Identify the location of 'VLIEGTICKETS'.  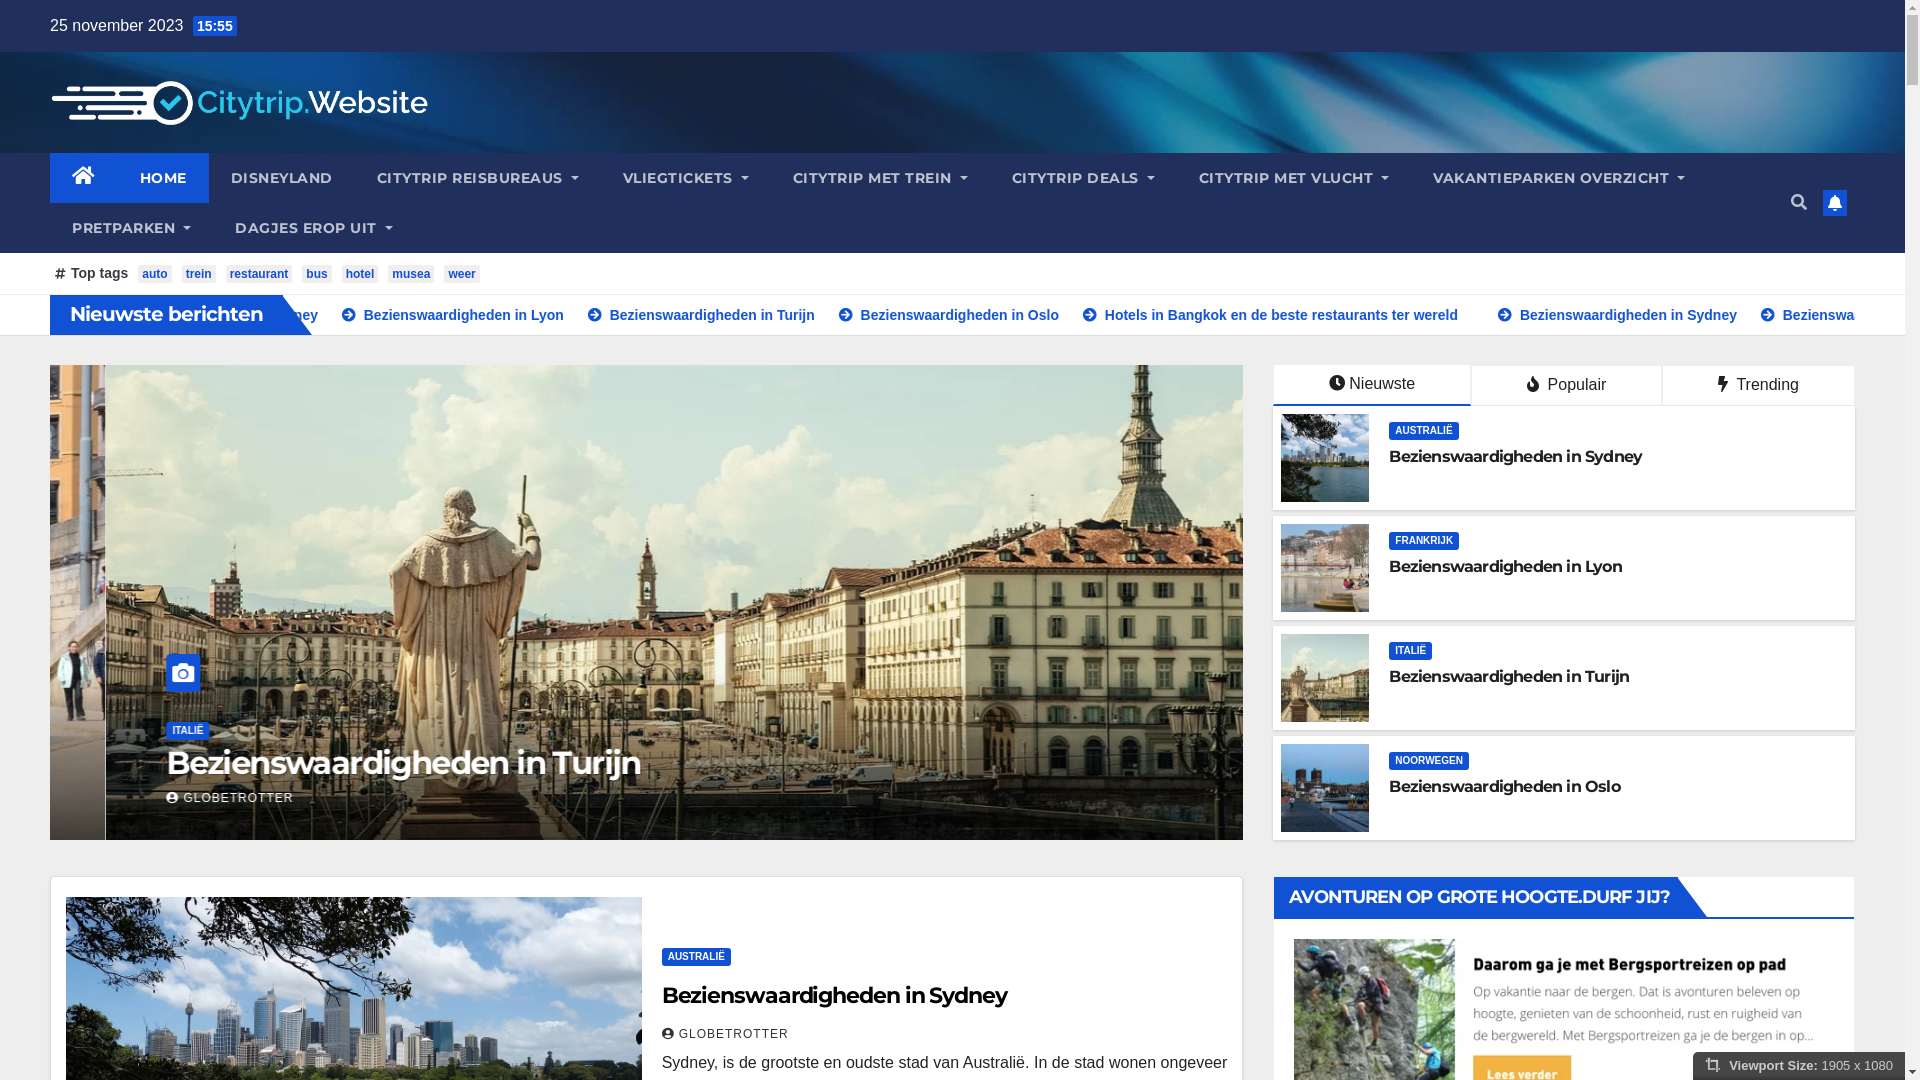
(686, 176).